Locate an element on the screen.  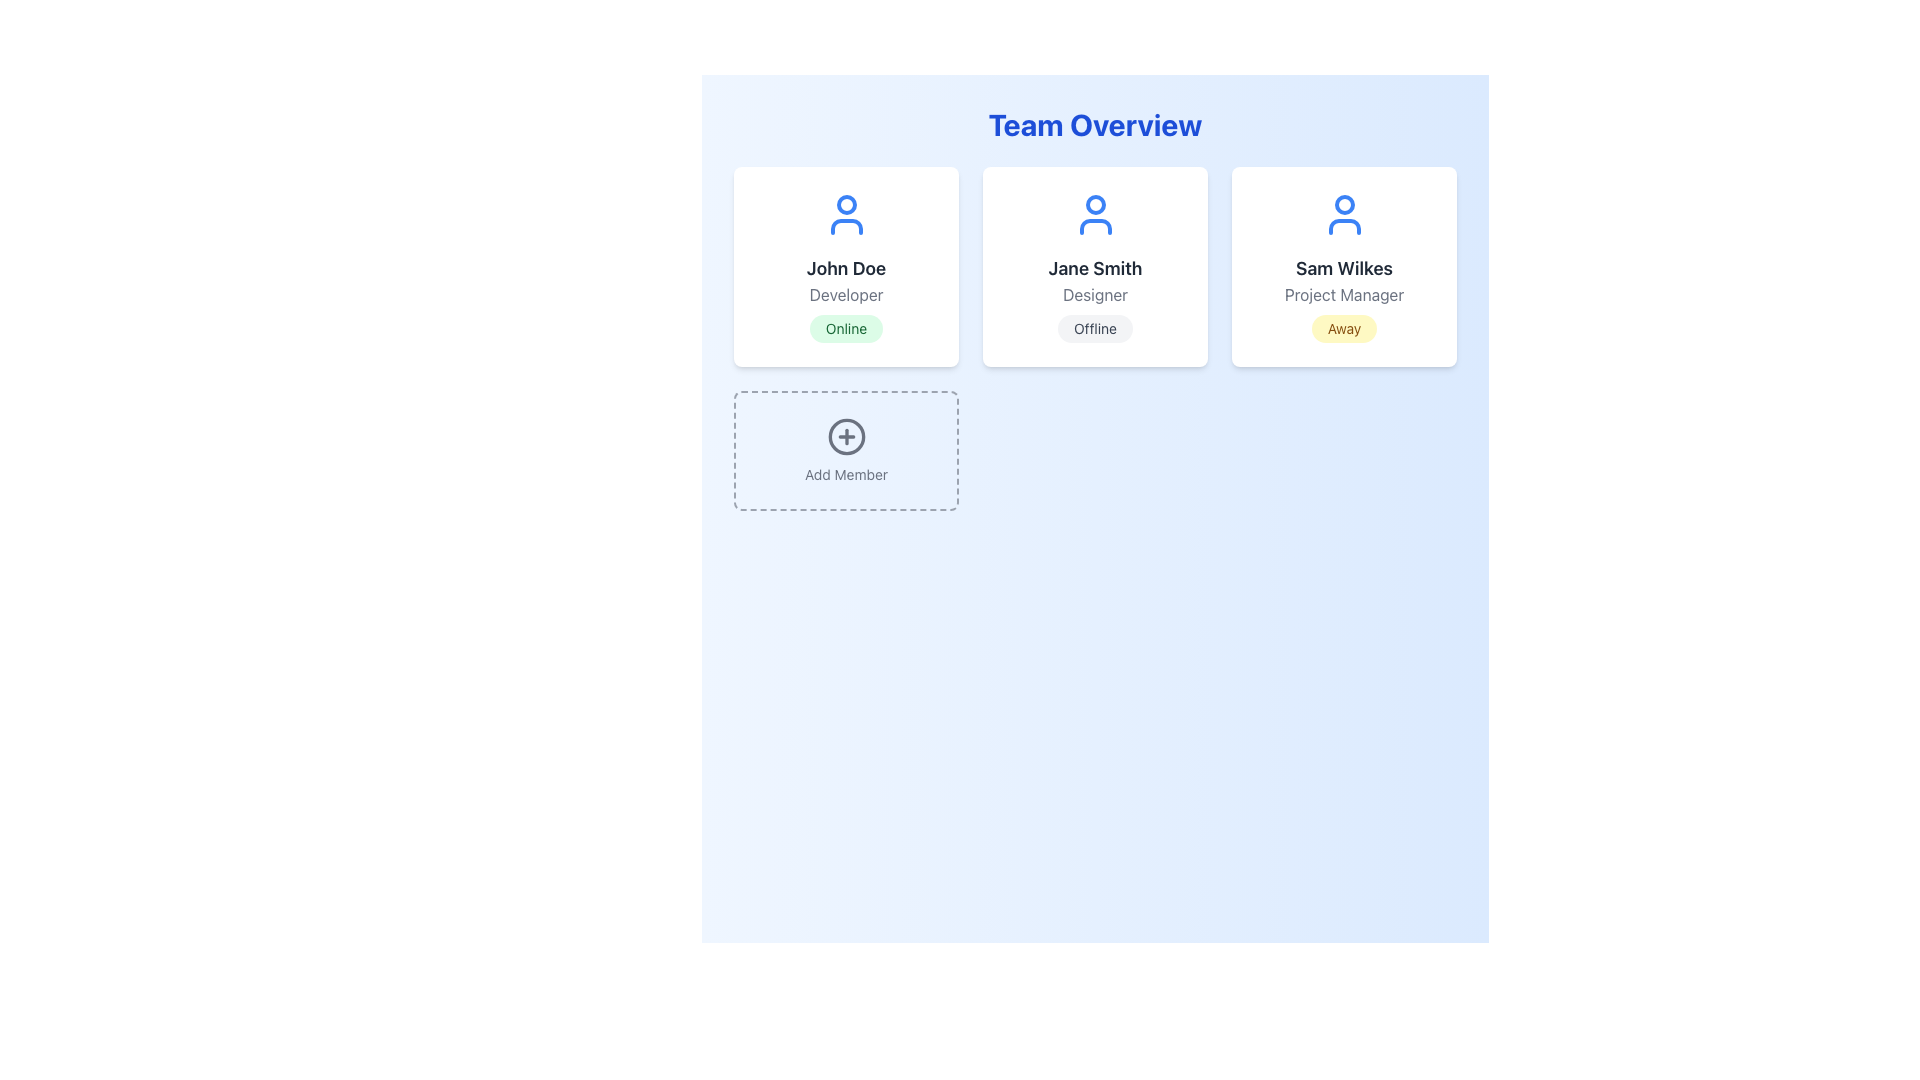
the title or header text element located at the top center of the interface, which indicates the purpose or theme of the section below the team member cards is located at coordinates (1094, 124).